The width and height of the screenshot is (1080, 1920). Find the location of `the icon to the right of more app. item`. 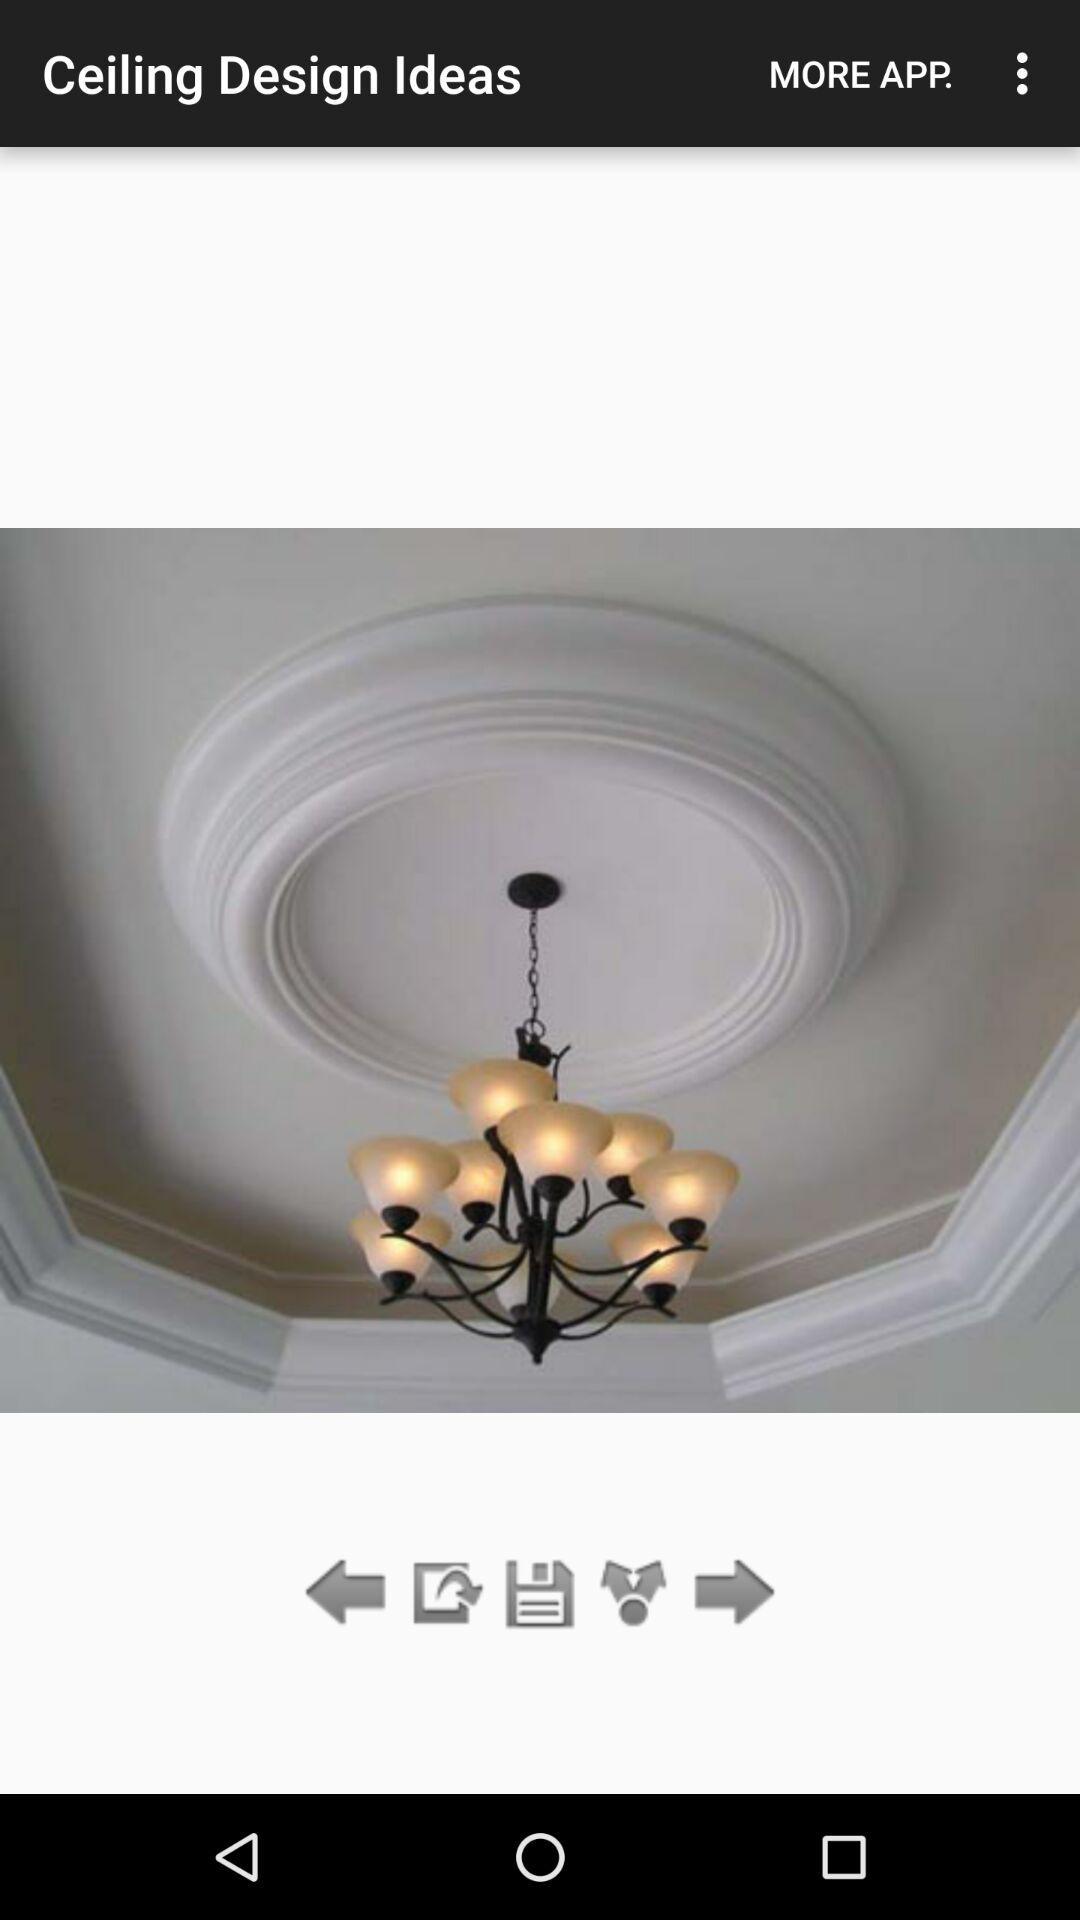

the icon to the right of more app. item is located at coordinates (1027, 73).